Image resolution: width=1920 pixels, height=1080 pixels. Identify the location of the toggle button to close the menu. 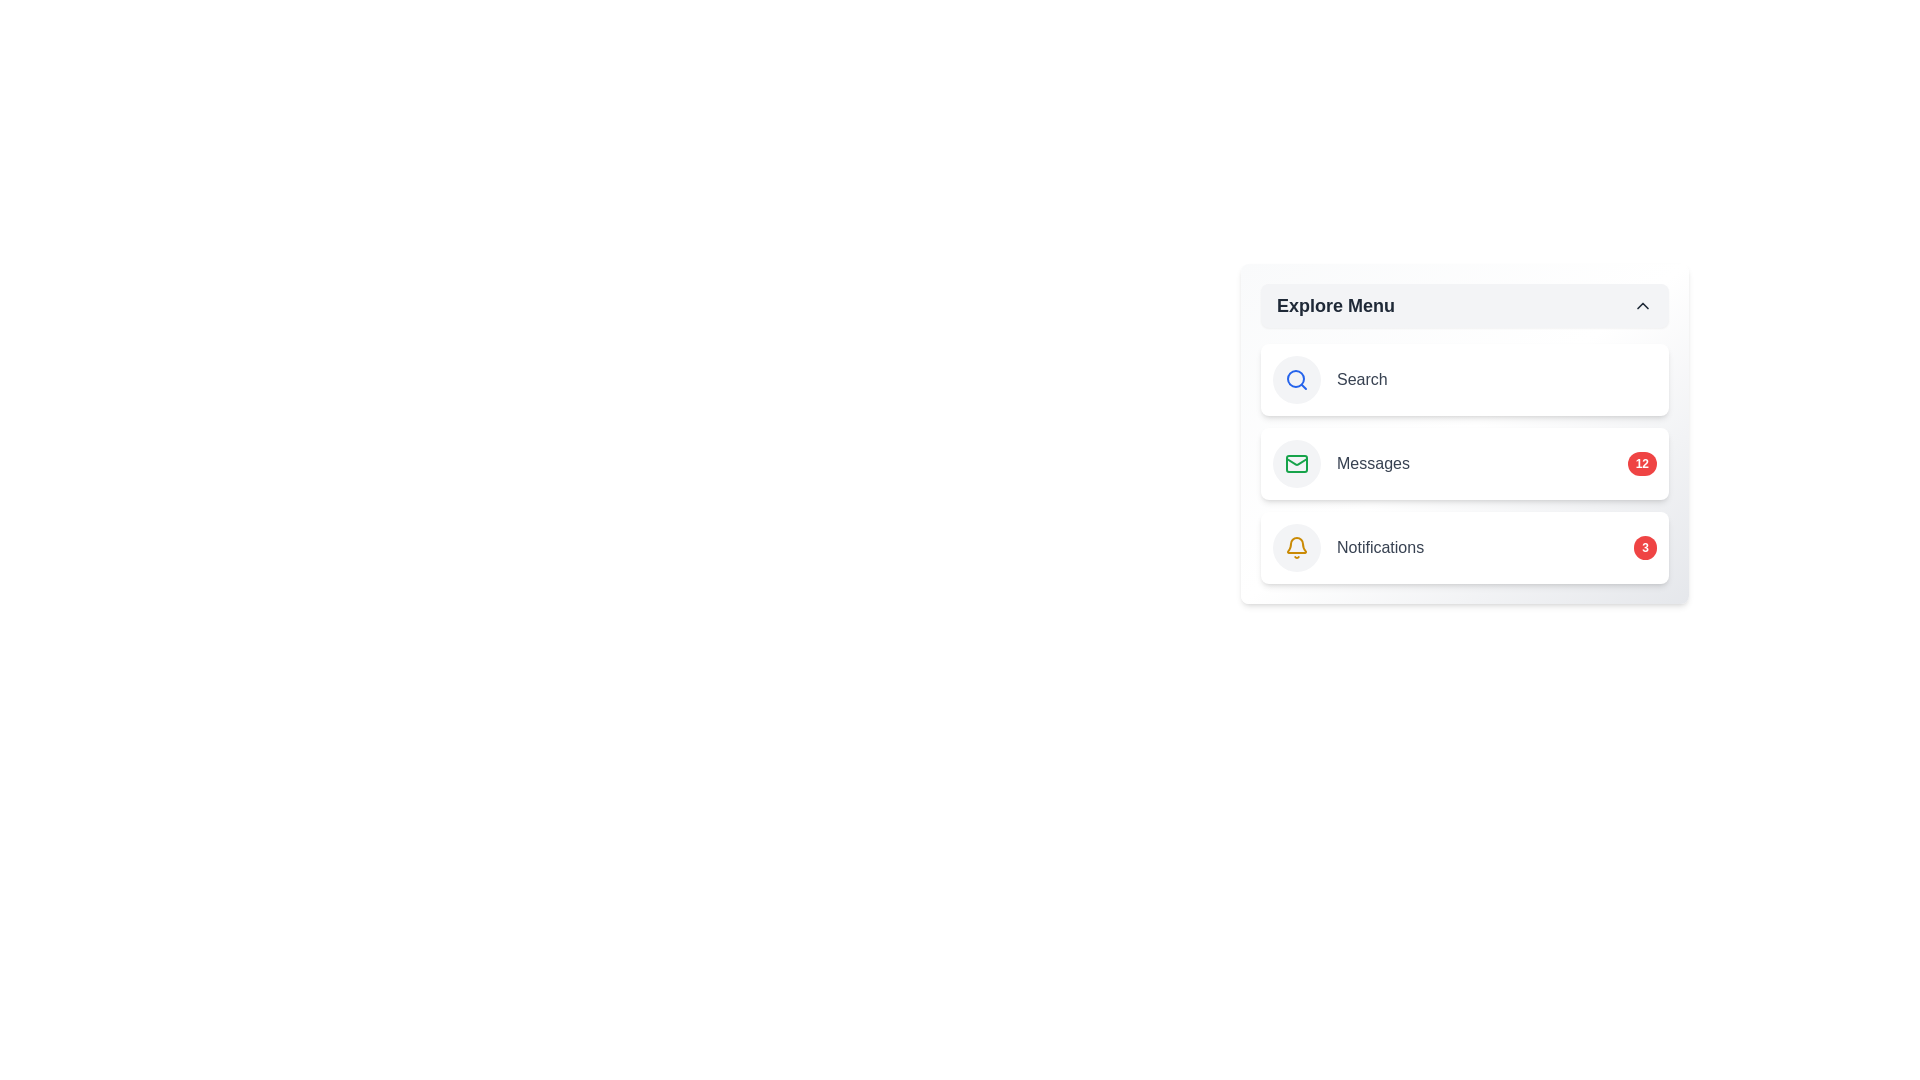
(1464, 305).